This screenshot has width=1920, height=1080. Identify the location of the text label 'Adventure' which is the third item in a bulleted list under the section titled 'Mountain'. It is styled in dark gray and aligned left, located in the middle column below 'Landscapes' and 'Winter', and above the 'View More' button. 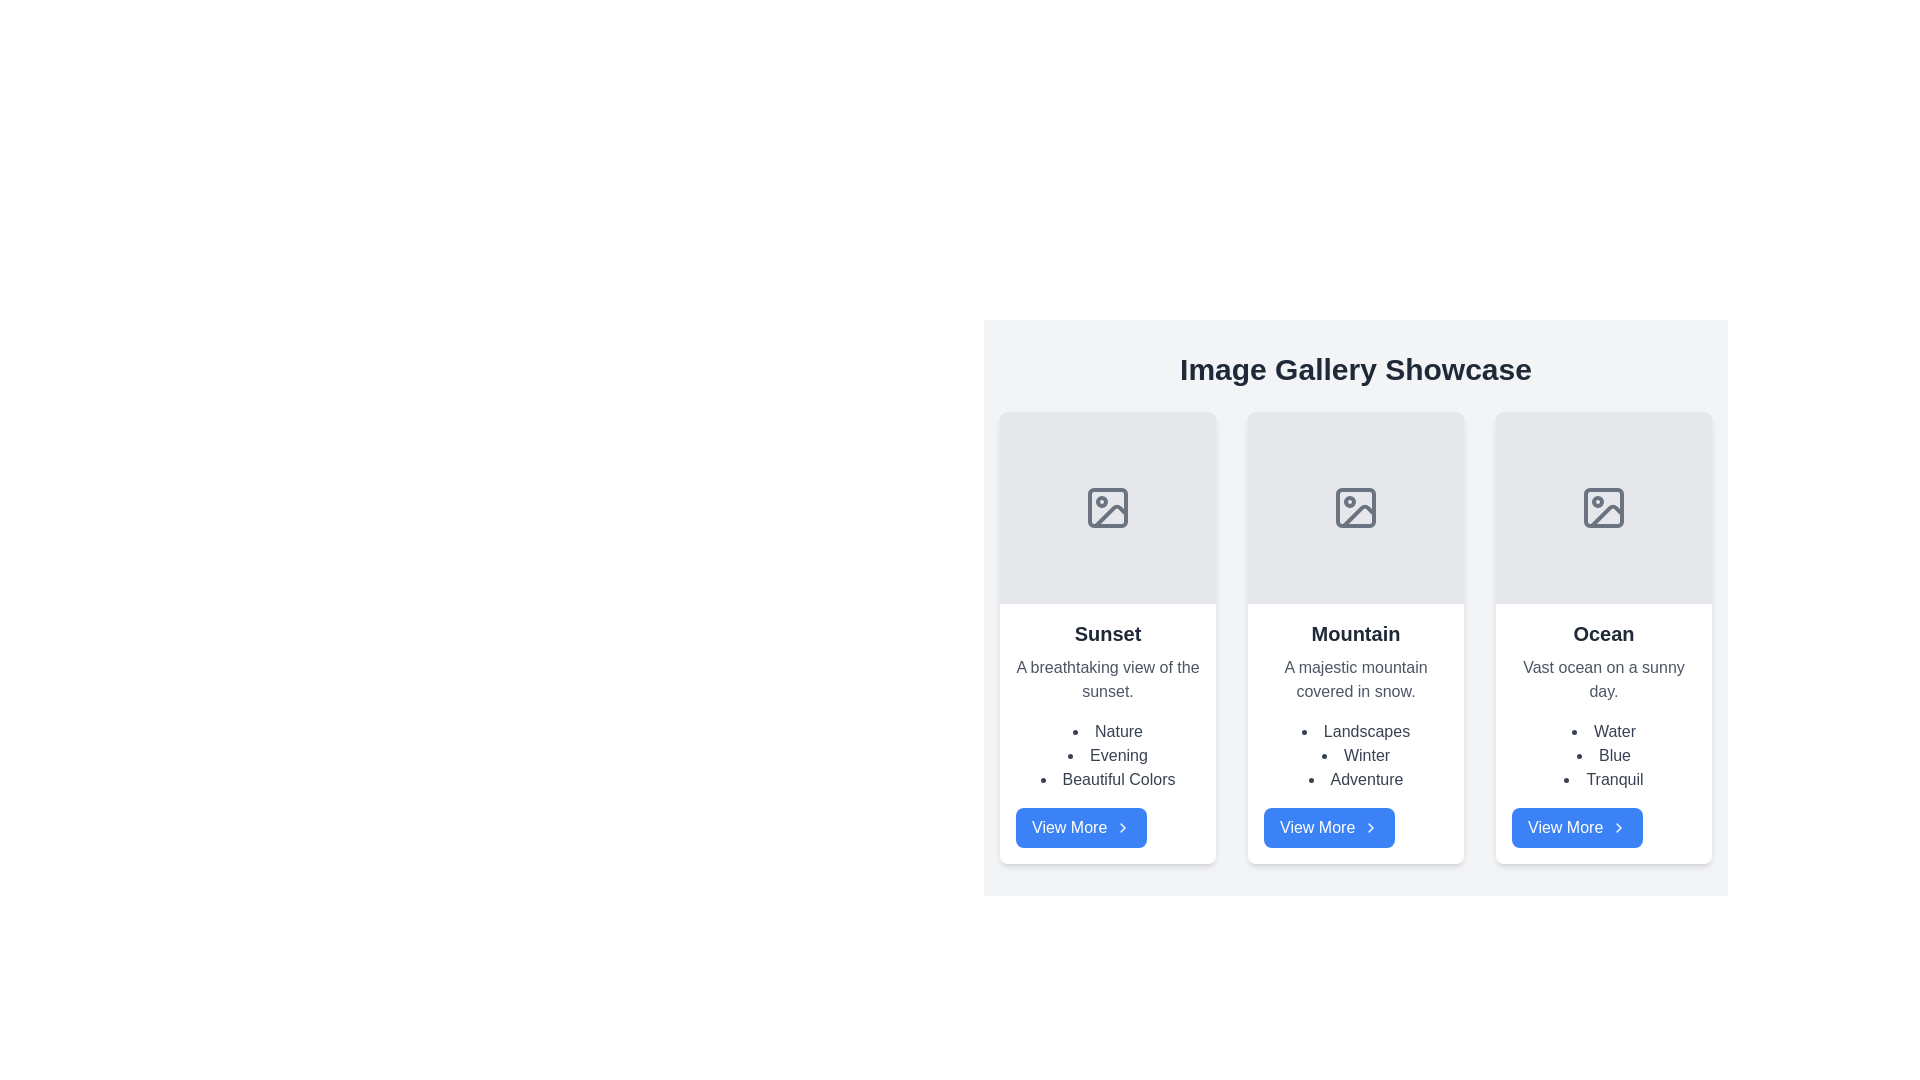
(1356, 778).